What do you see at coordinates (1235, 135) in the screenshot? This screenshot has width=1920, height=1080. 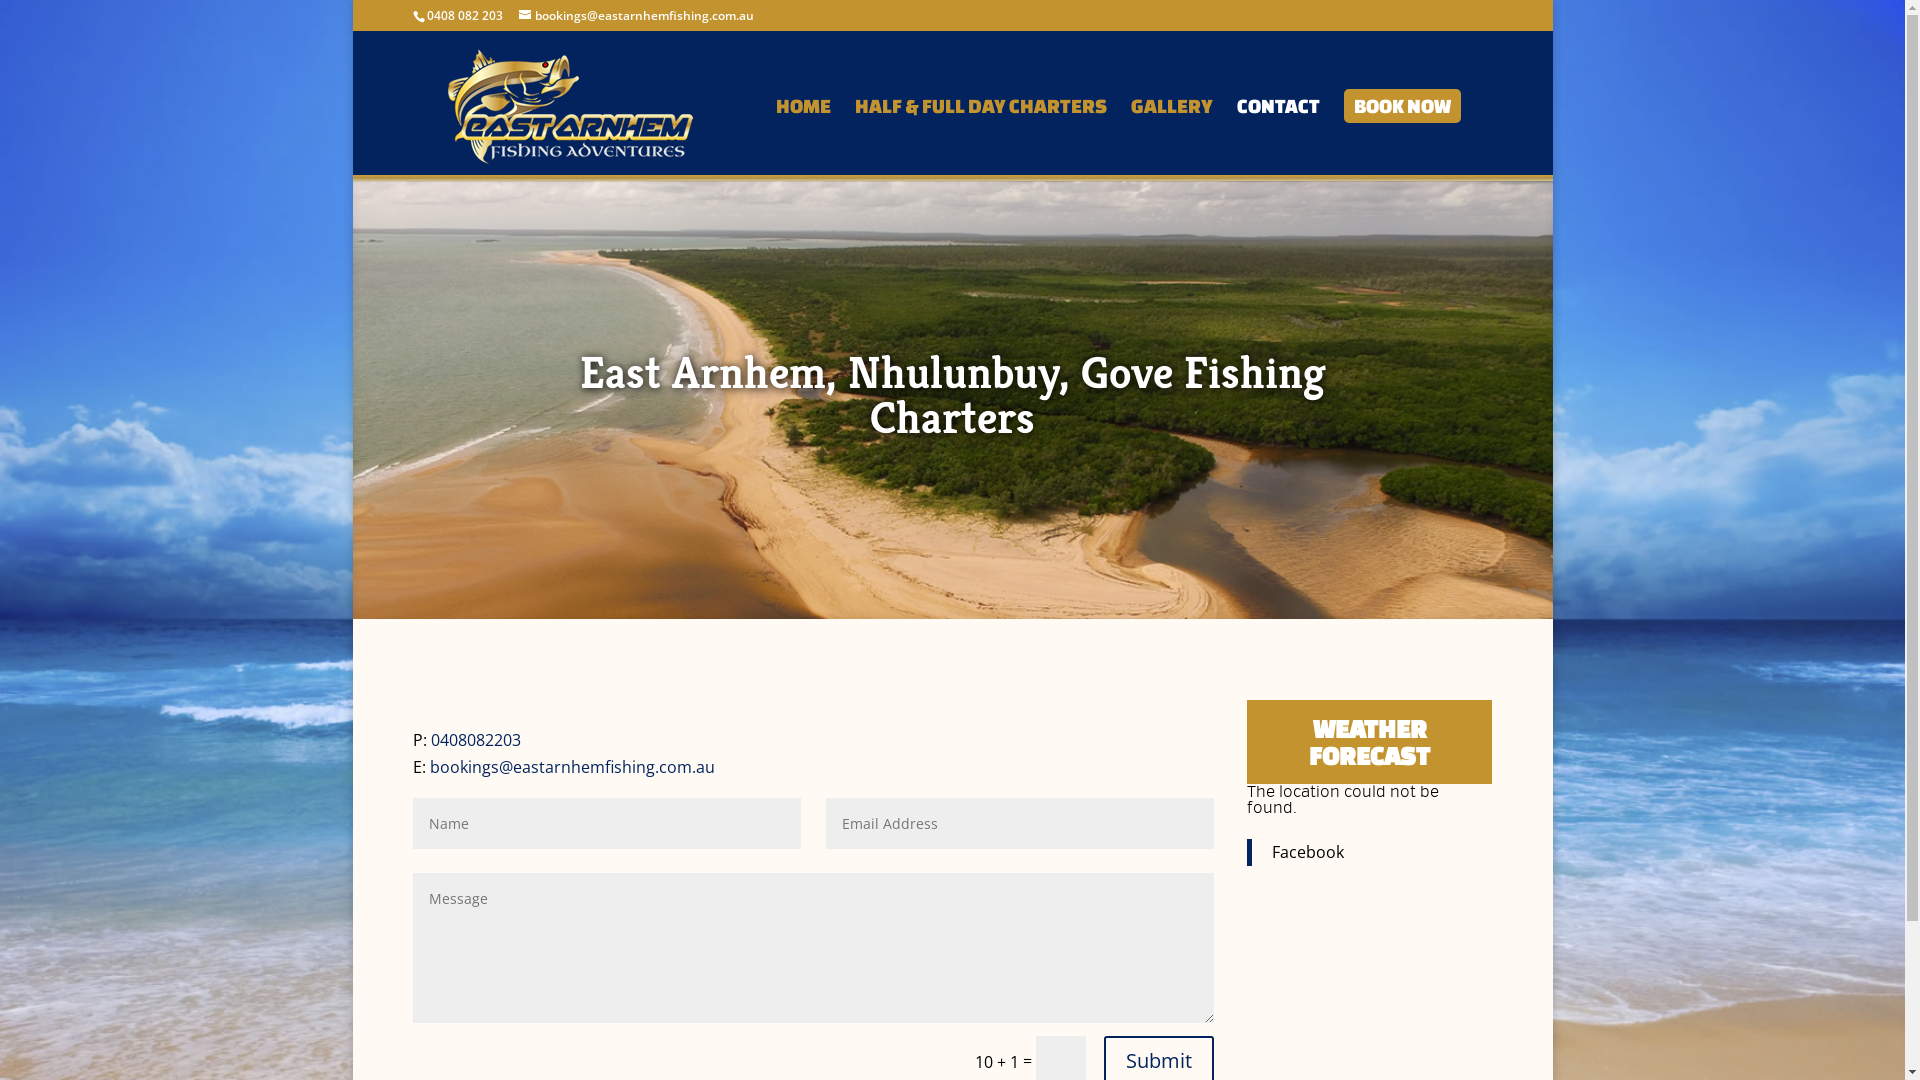 I see `'CONTACT'` at bounding box center [1235, 135].